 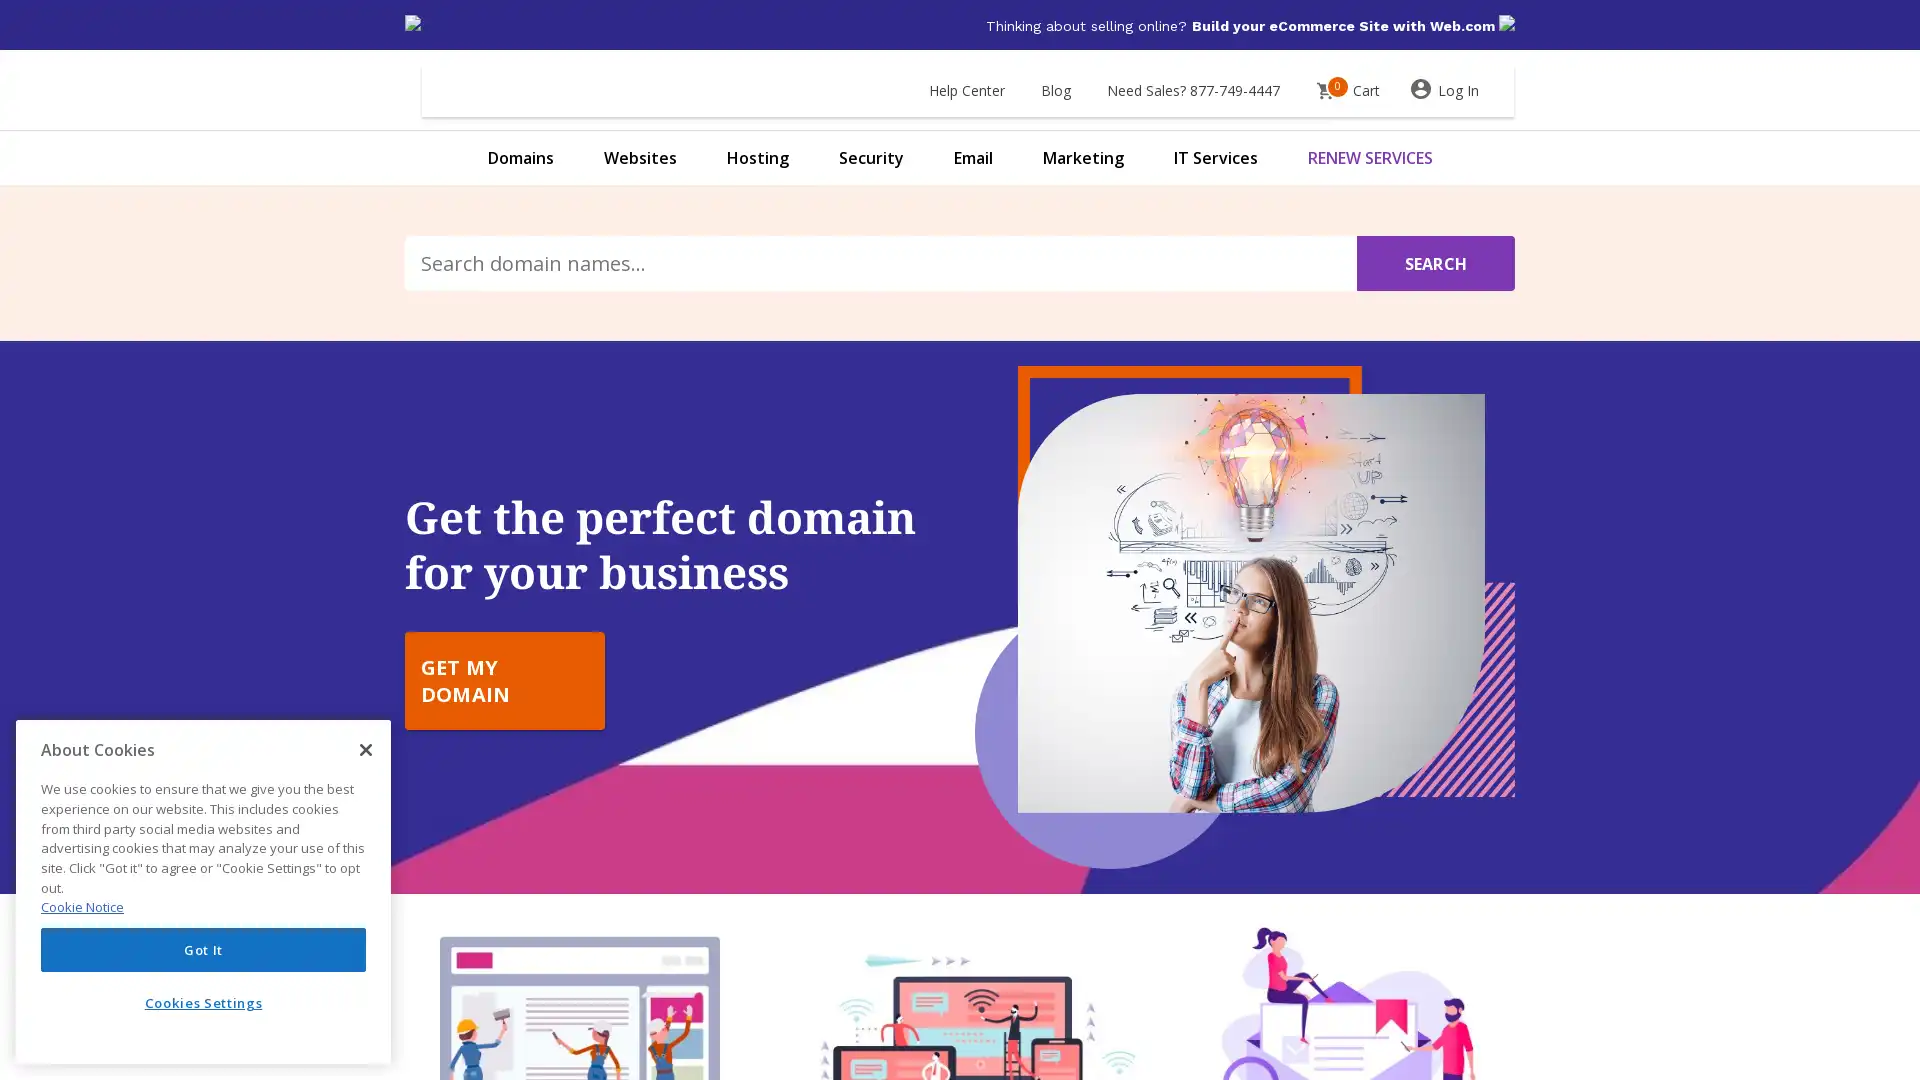 I want to click on Got It, so click(x=203, y=948).